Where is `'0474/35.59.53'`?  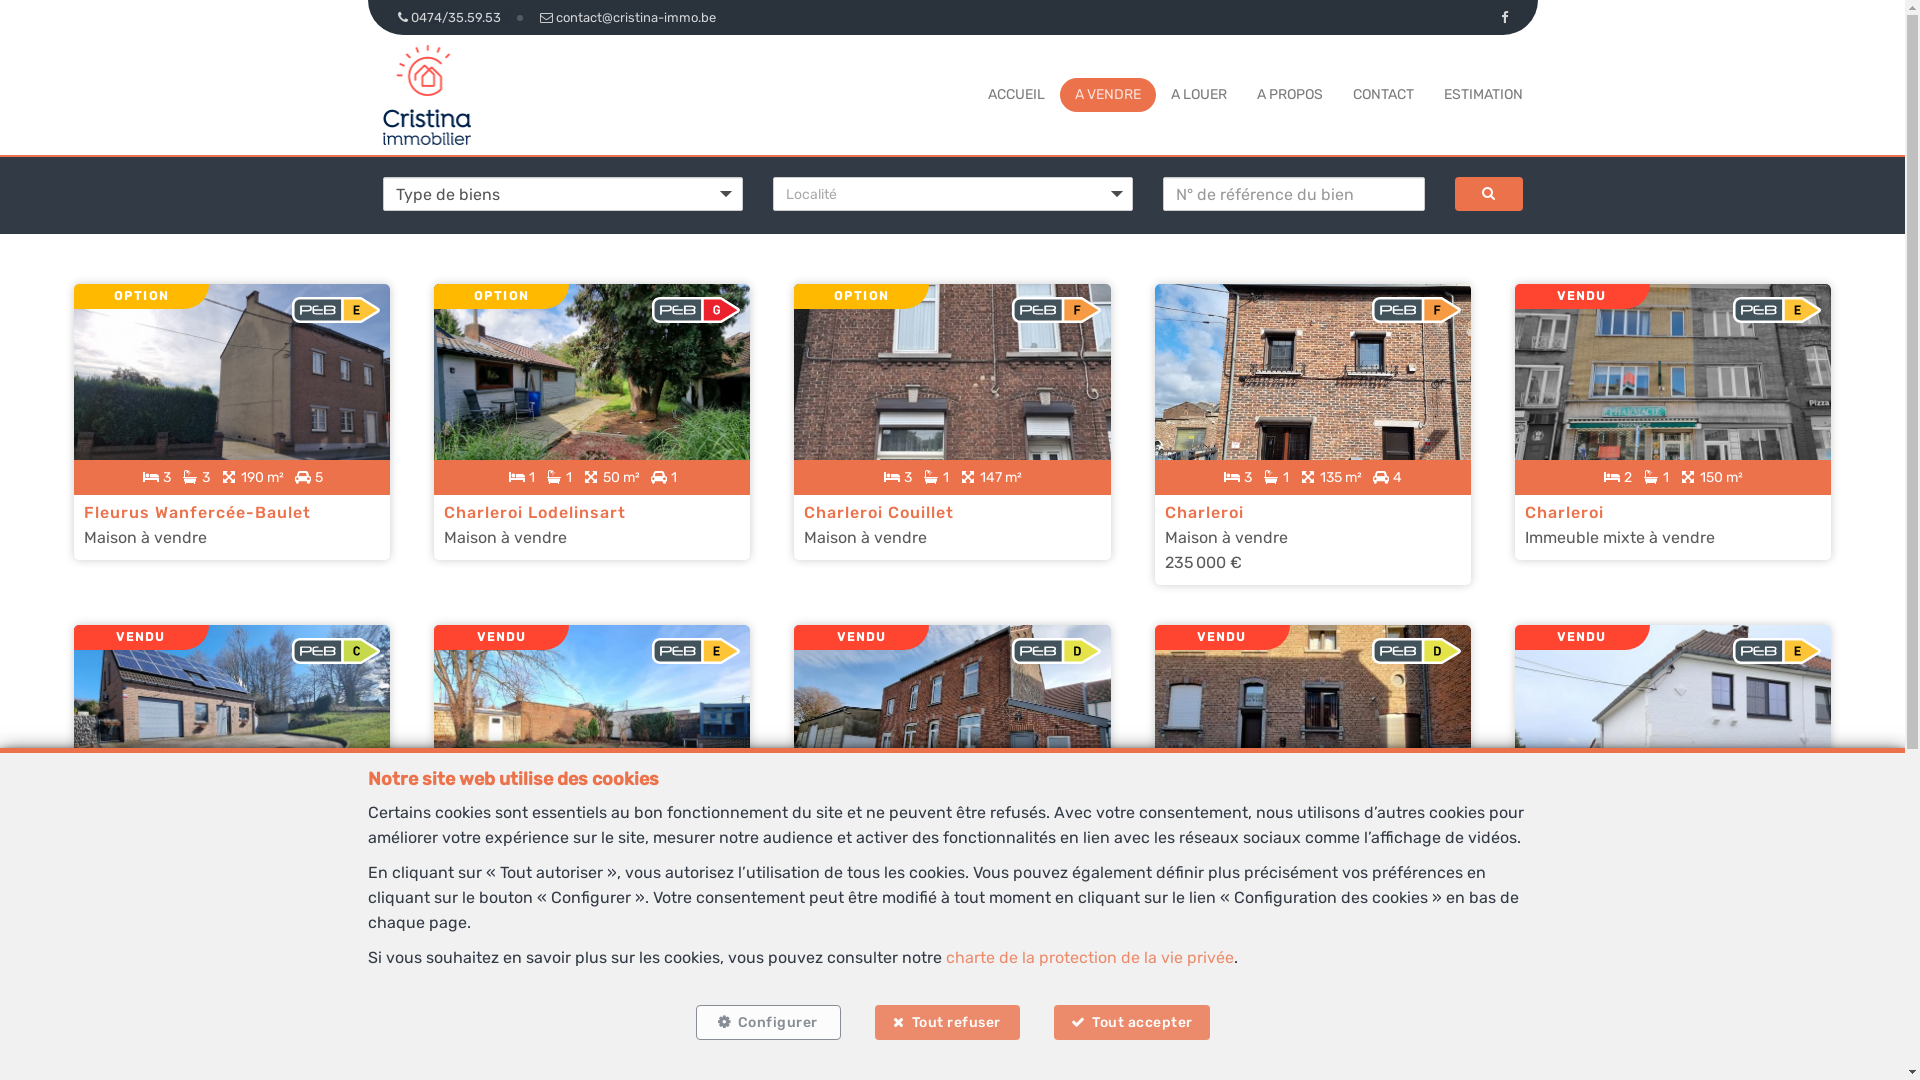 '0474/35.59.53' is located at coordinates (382, 17).